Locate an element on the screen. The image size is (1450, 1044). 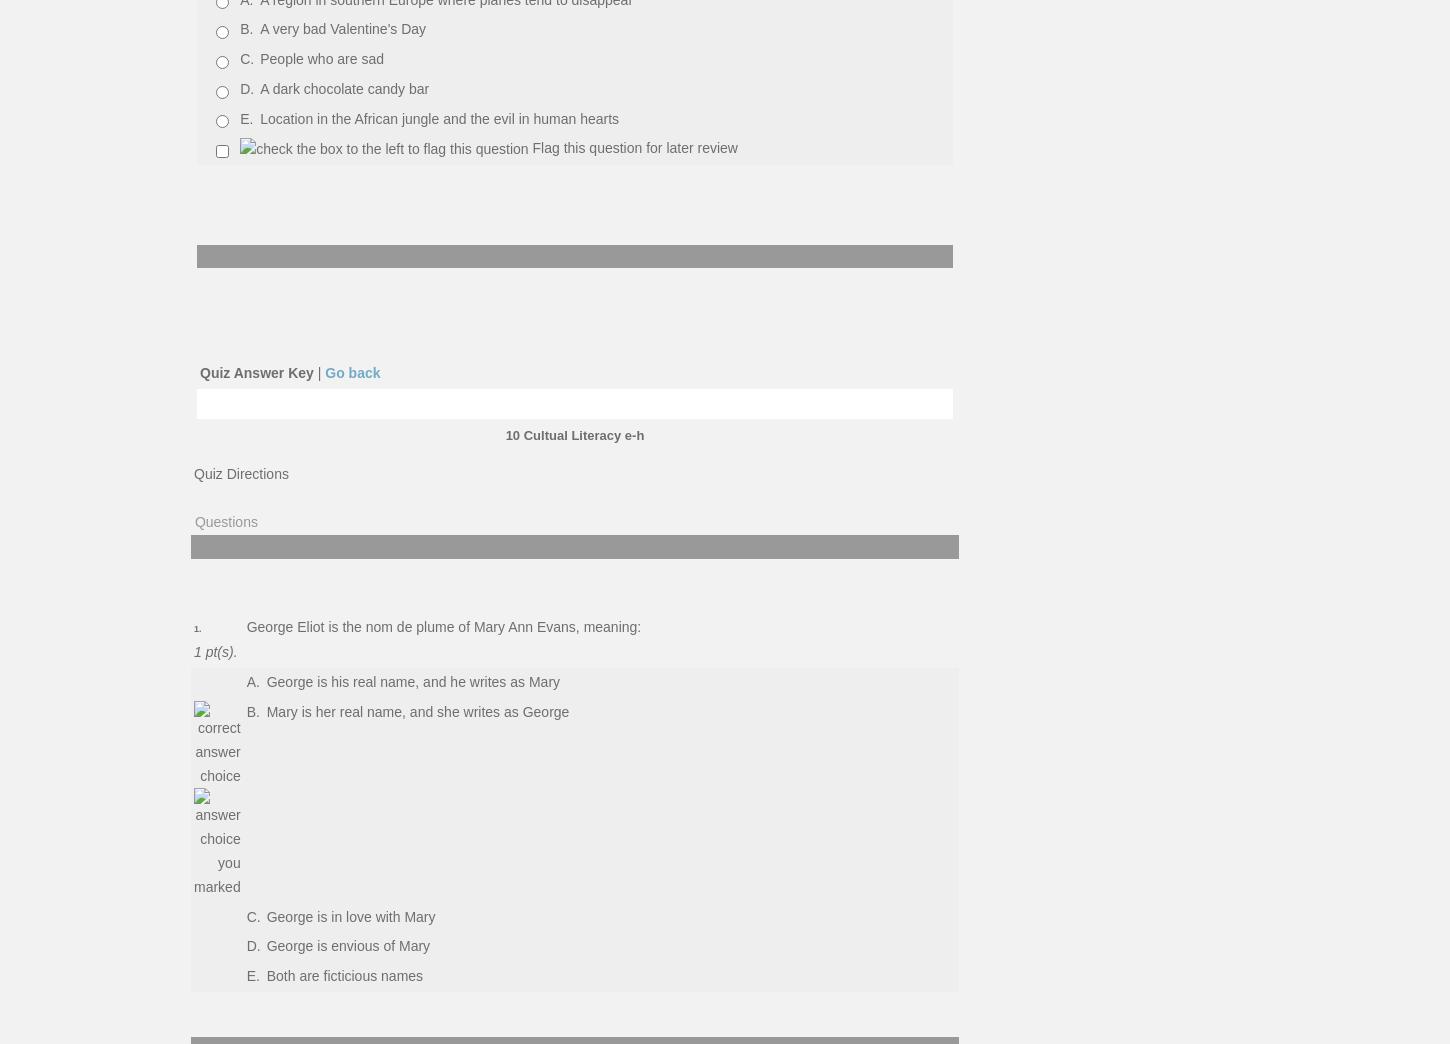
'Flag this question for later review' is located at coordinates (633, 147).